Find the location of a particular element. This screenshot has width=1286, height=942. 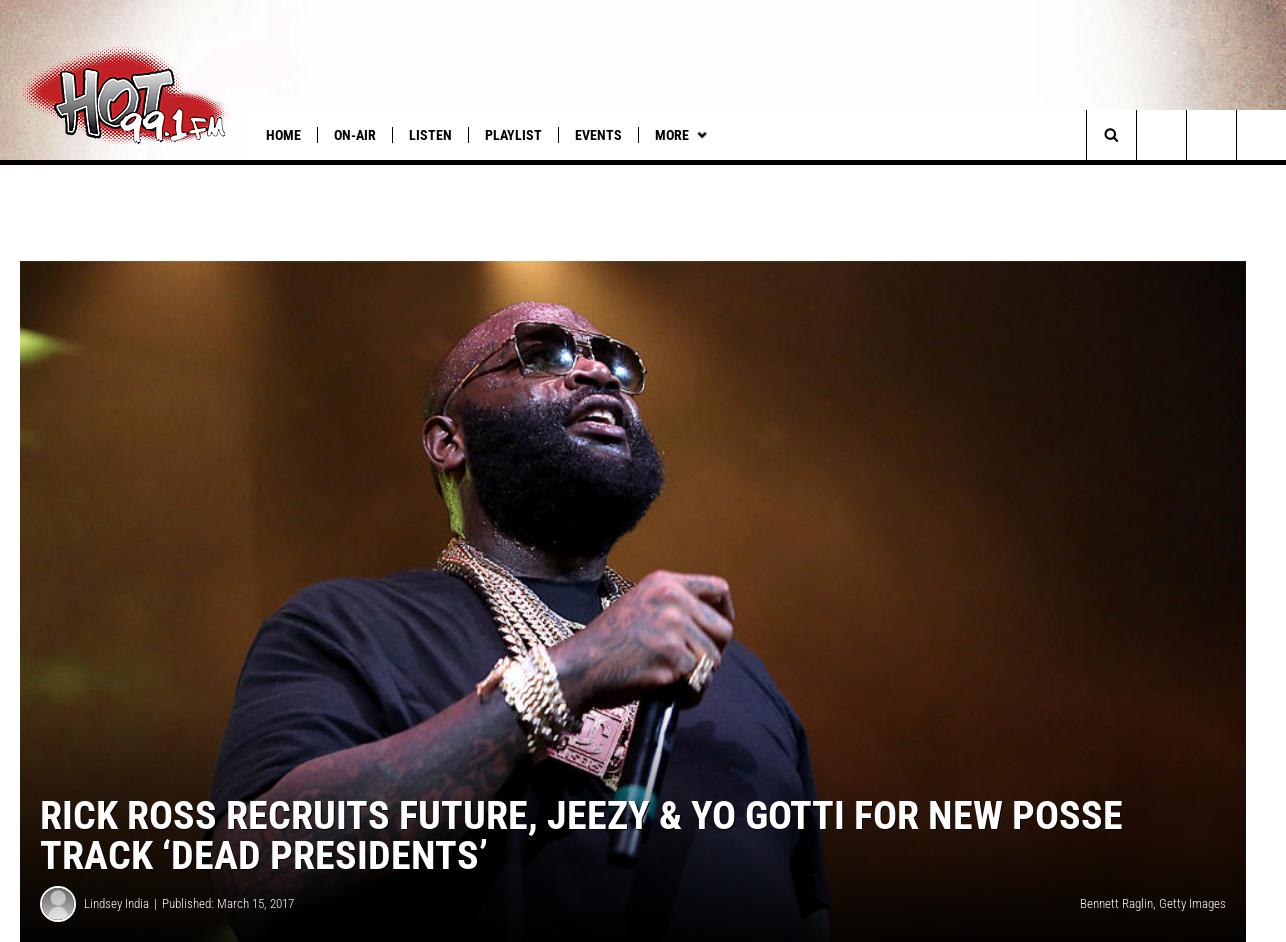

'Bennett Raglin, Getty Images' is located at coordinates (1152, 929).